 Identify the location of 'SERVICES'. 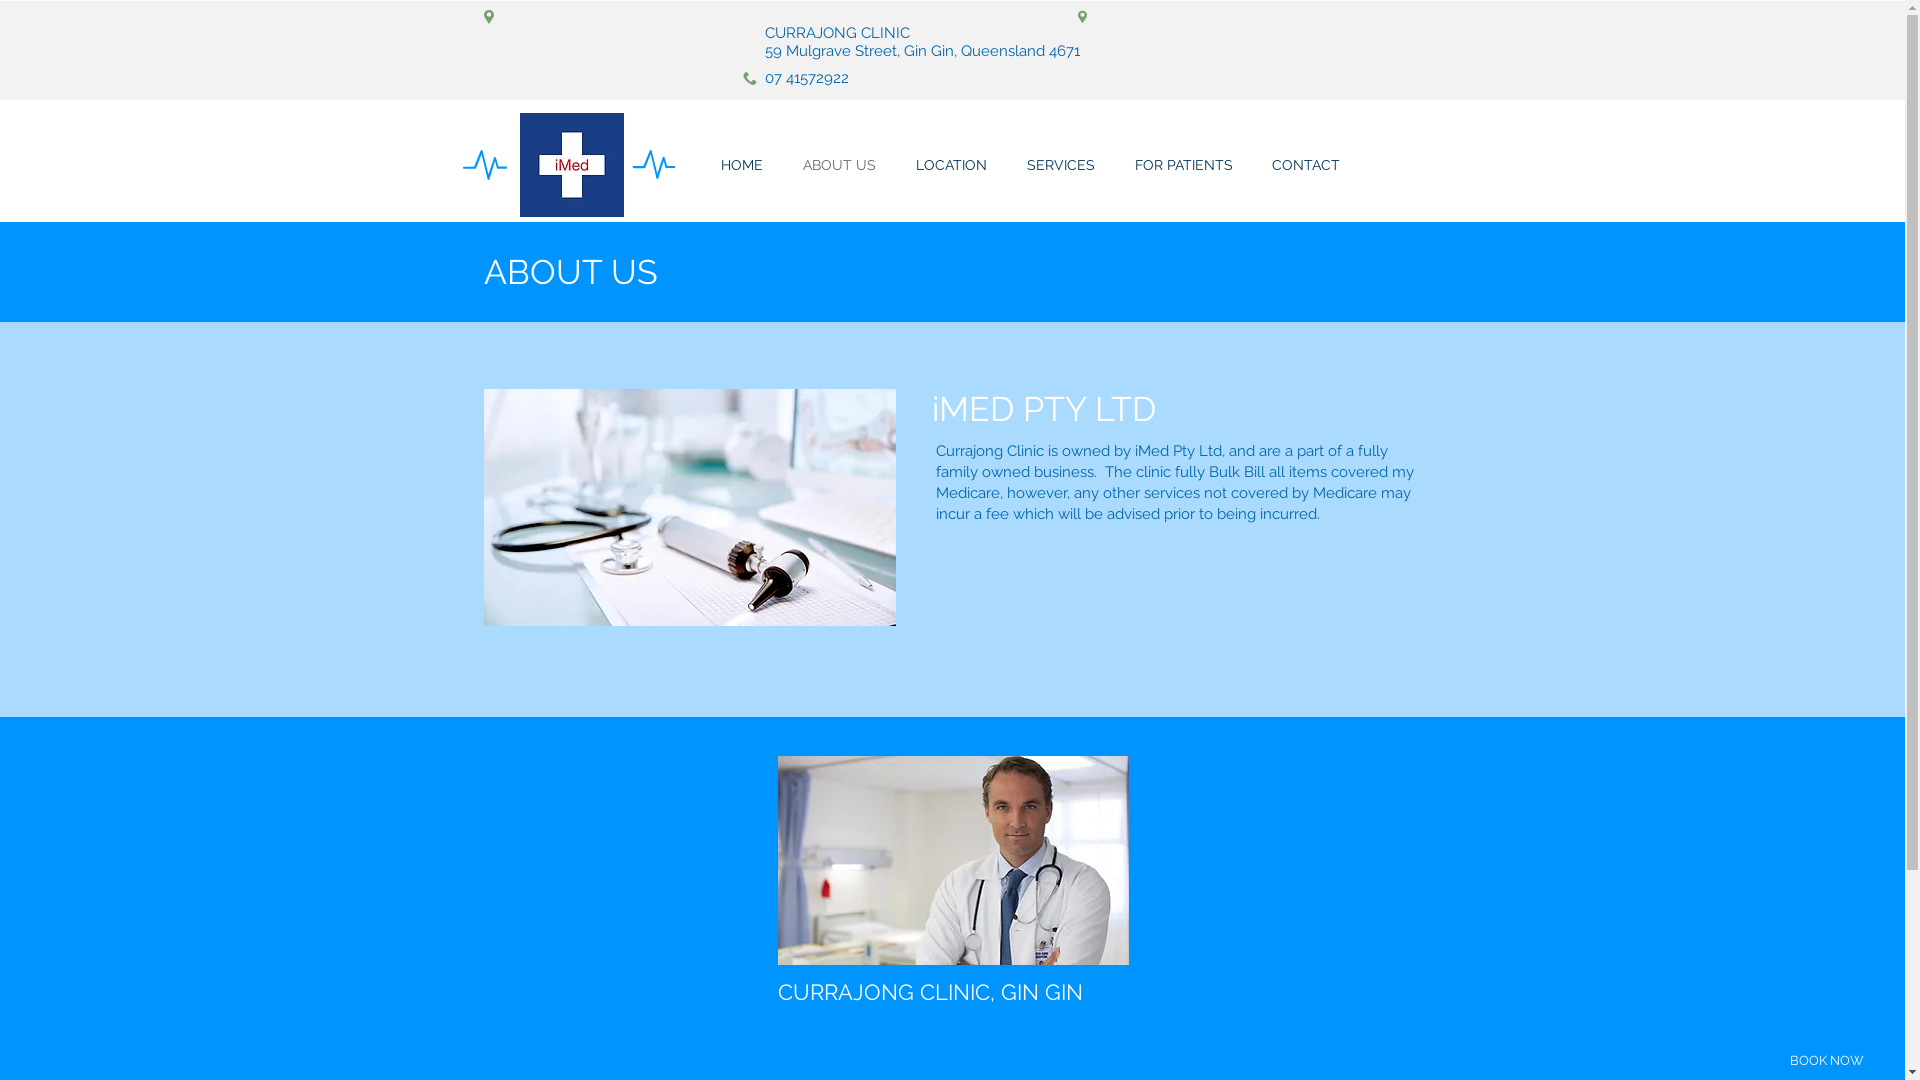
(1059, 164).